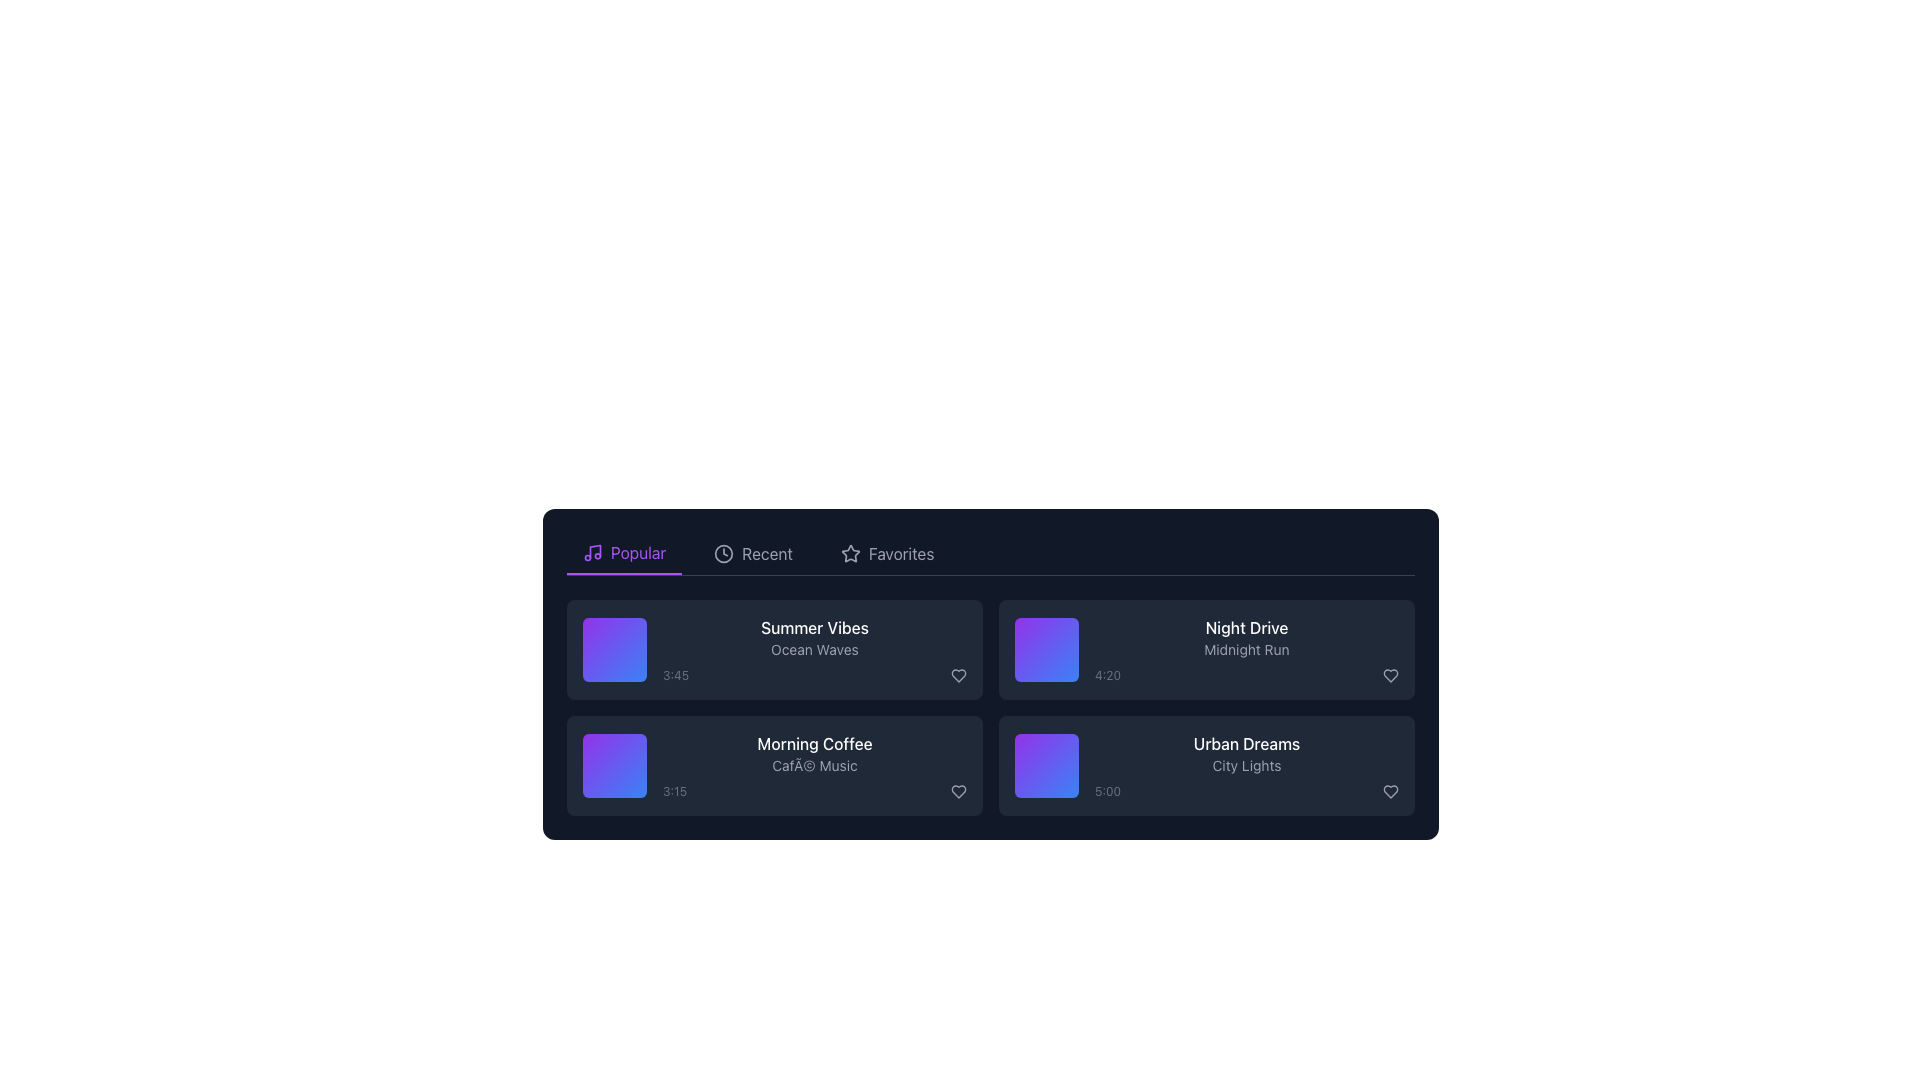 This screenshot has height=1080, width=1920. What do you see at coordinates (815, 650) in the screenshot?
I see `the subtitle or additional description text element located below 'Summer Vibes' and above the duration '3:45'` at bounding box center [815, 650].